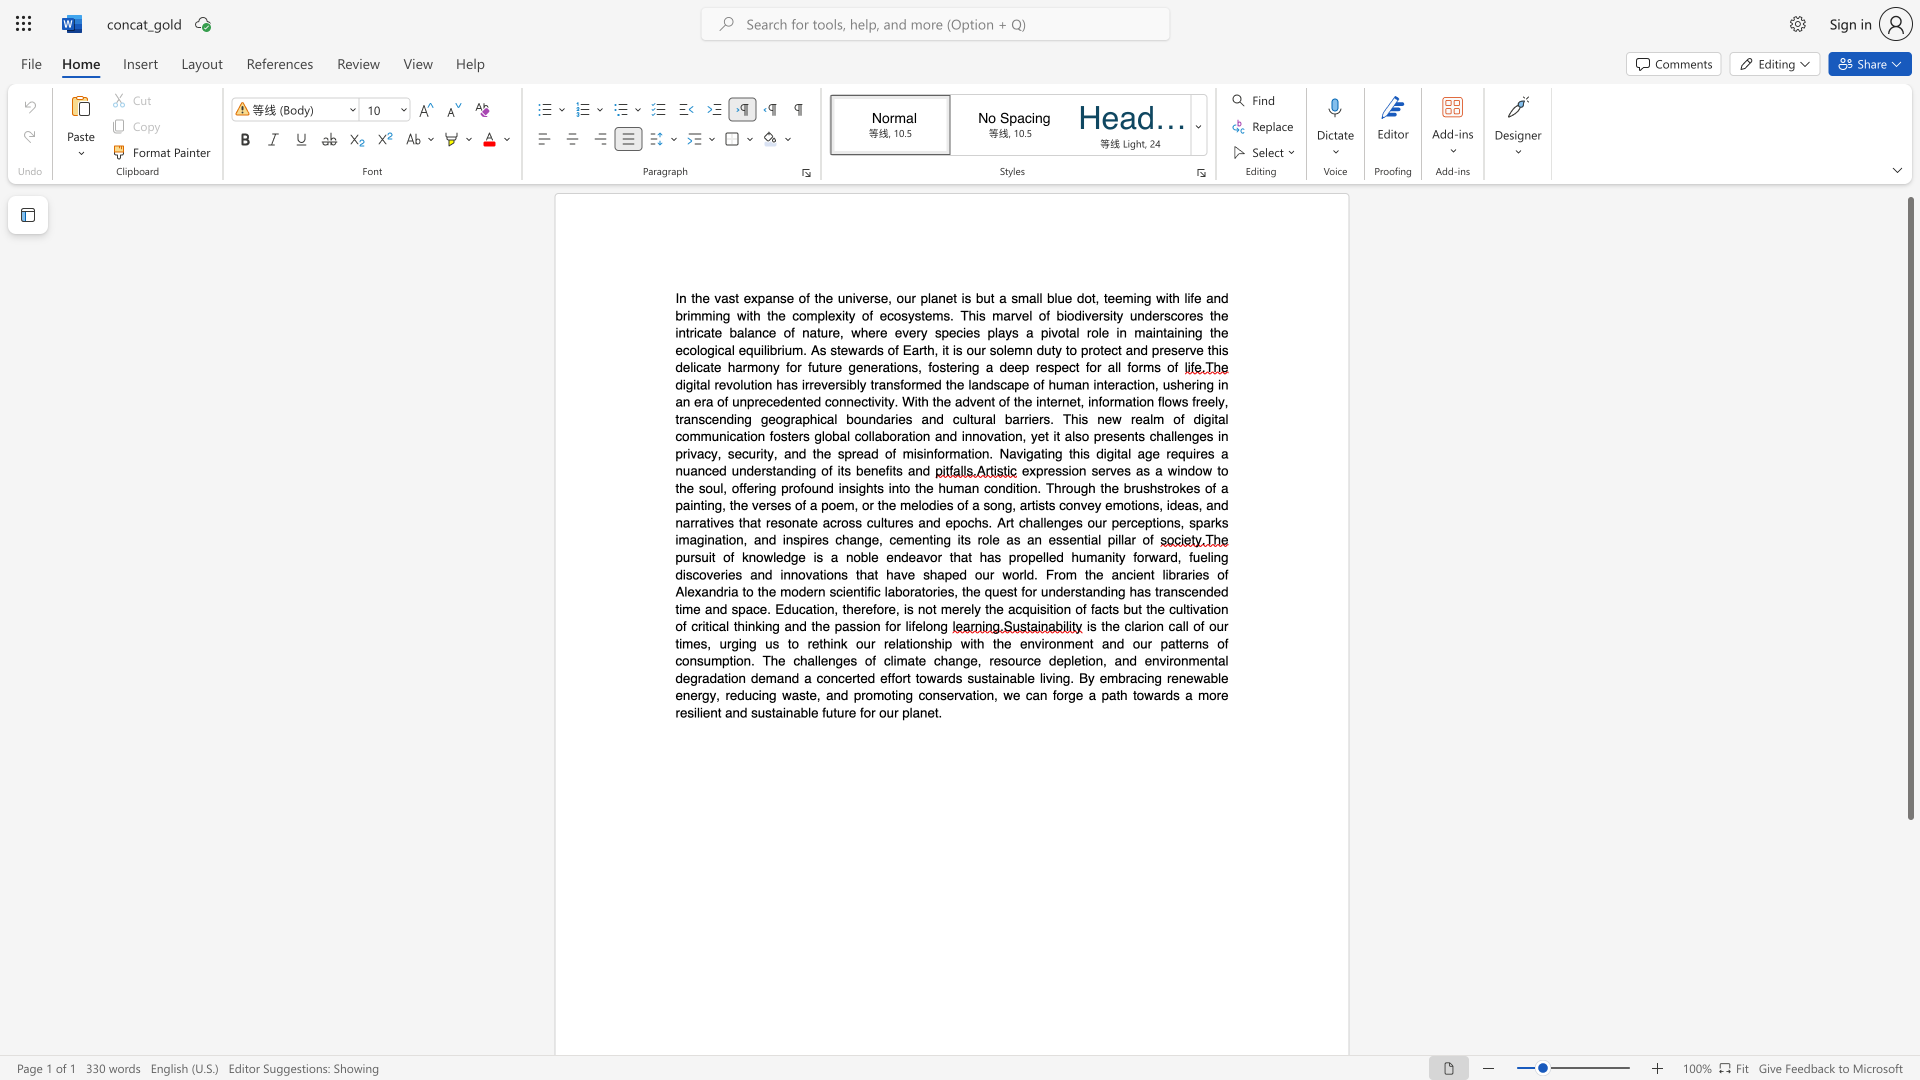  I want to click on the scrollbar and move down 110 pixels, so click(1909, 507).